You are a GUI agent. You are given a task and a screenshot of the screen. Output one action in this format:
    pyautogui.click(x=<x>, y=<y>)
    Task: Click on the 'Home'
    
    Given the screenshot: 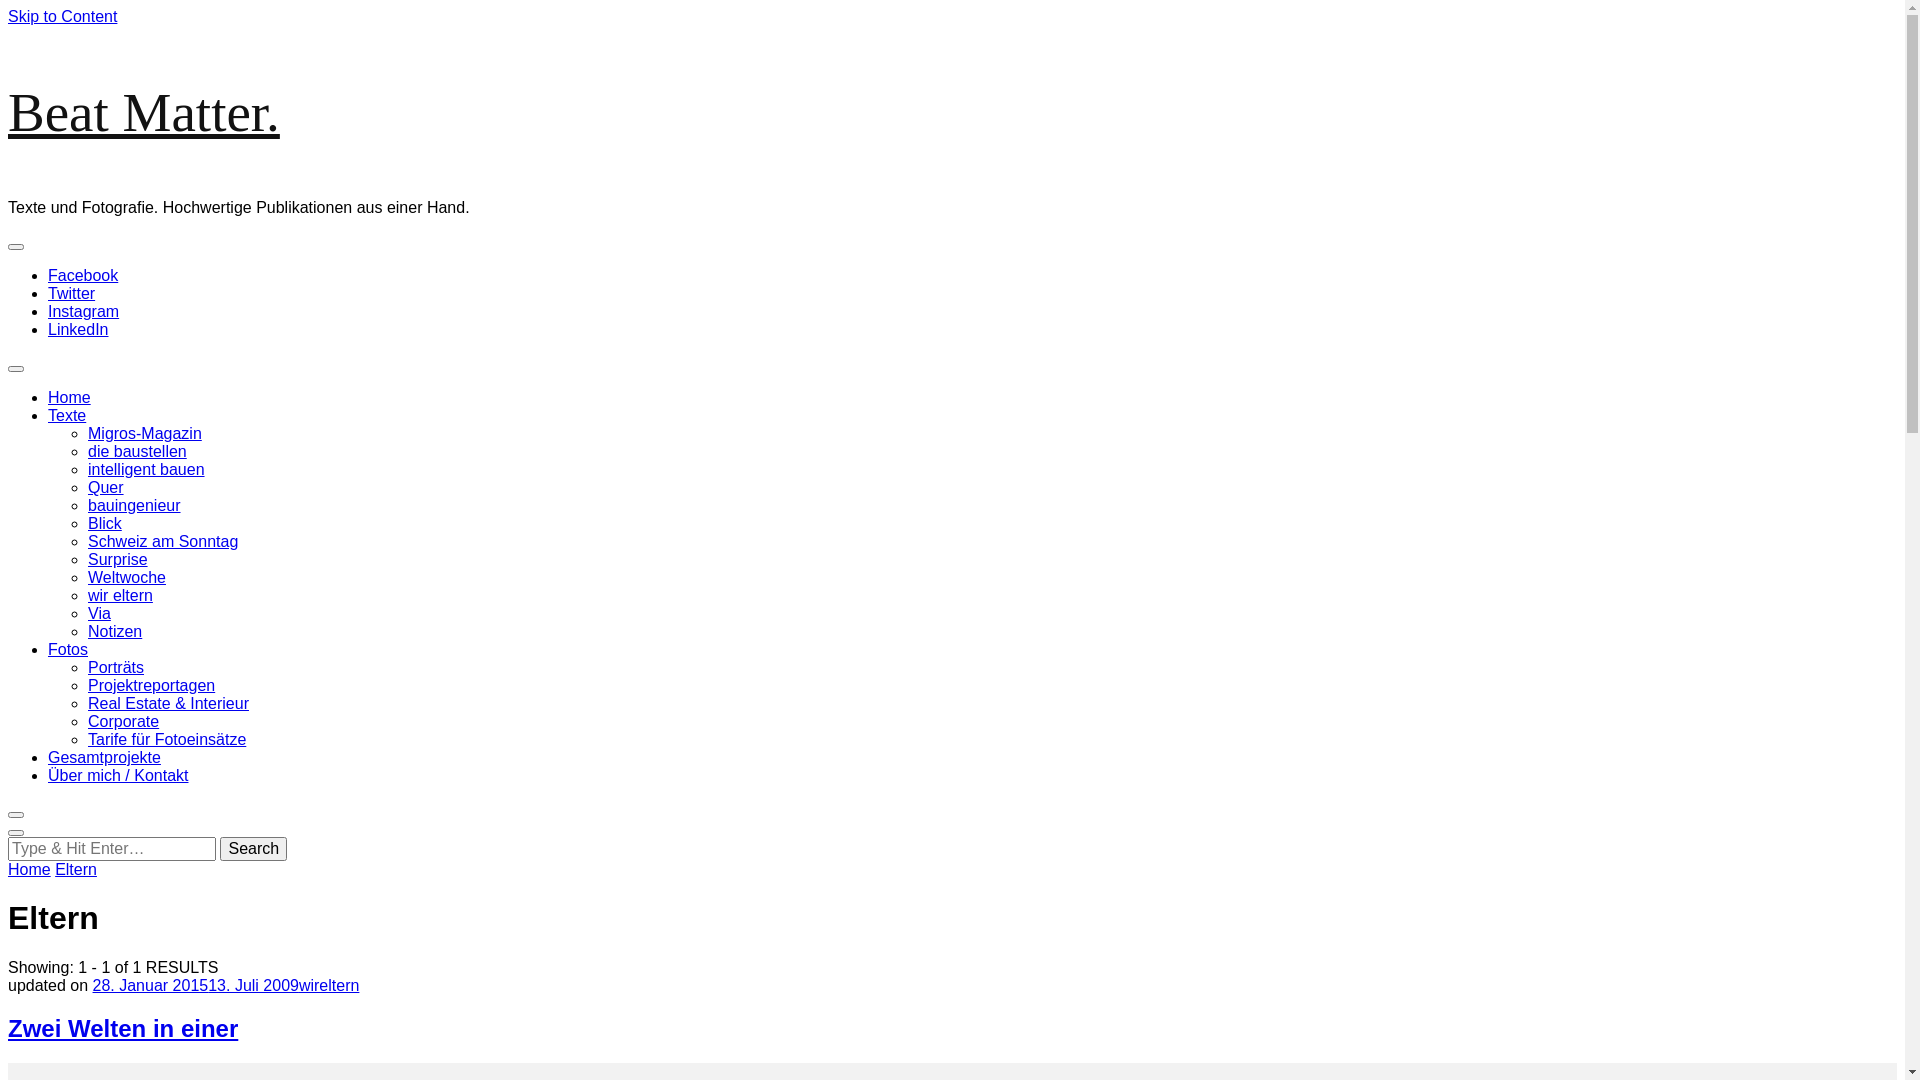 What is the action you would take?
    pyautogui.click(x=29, y=868)
    